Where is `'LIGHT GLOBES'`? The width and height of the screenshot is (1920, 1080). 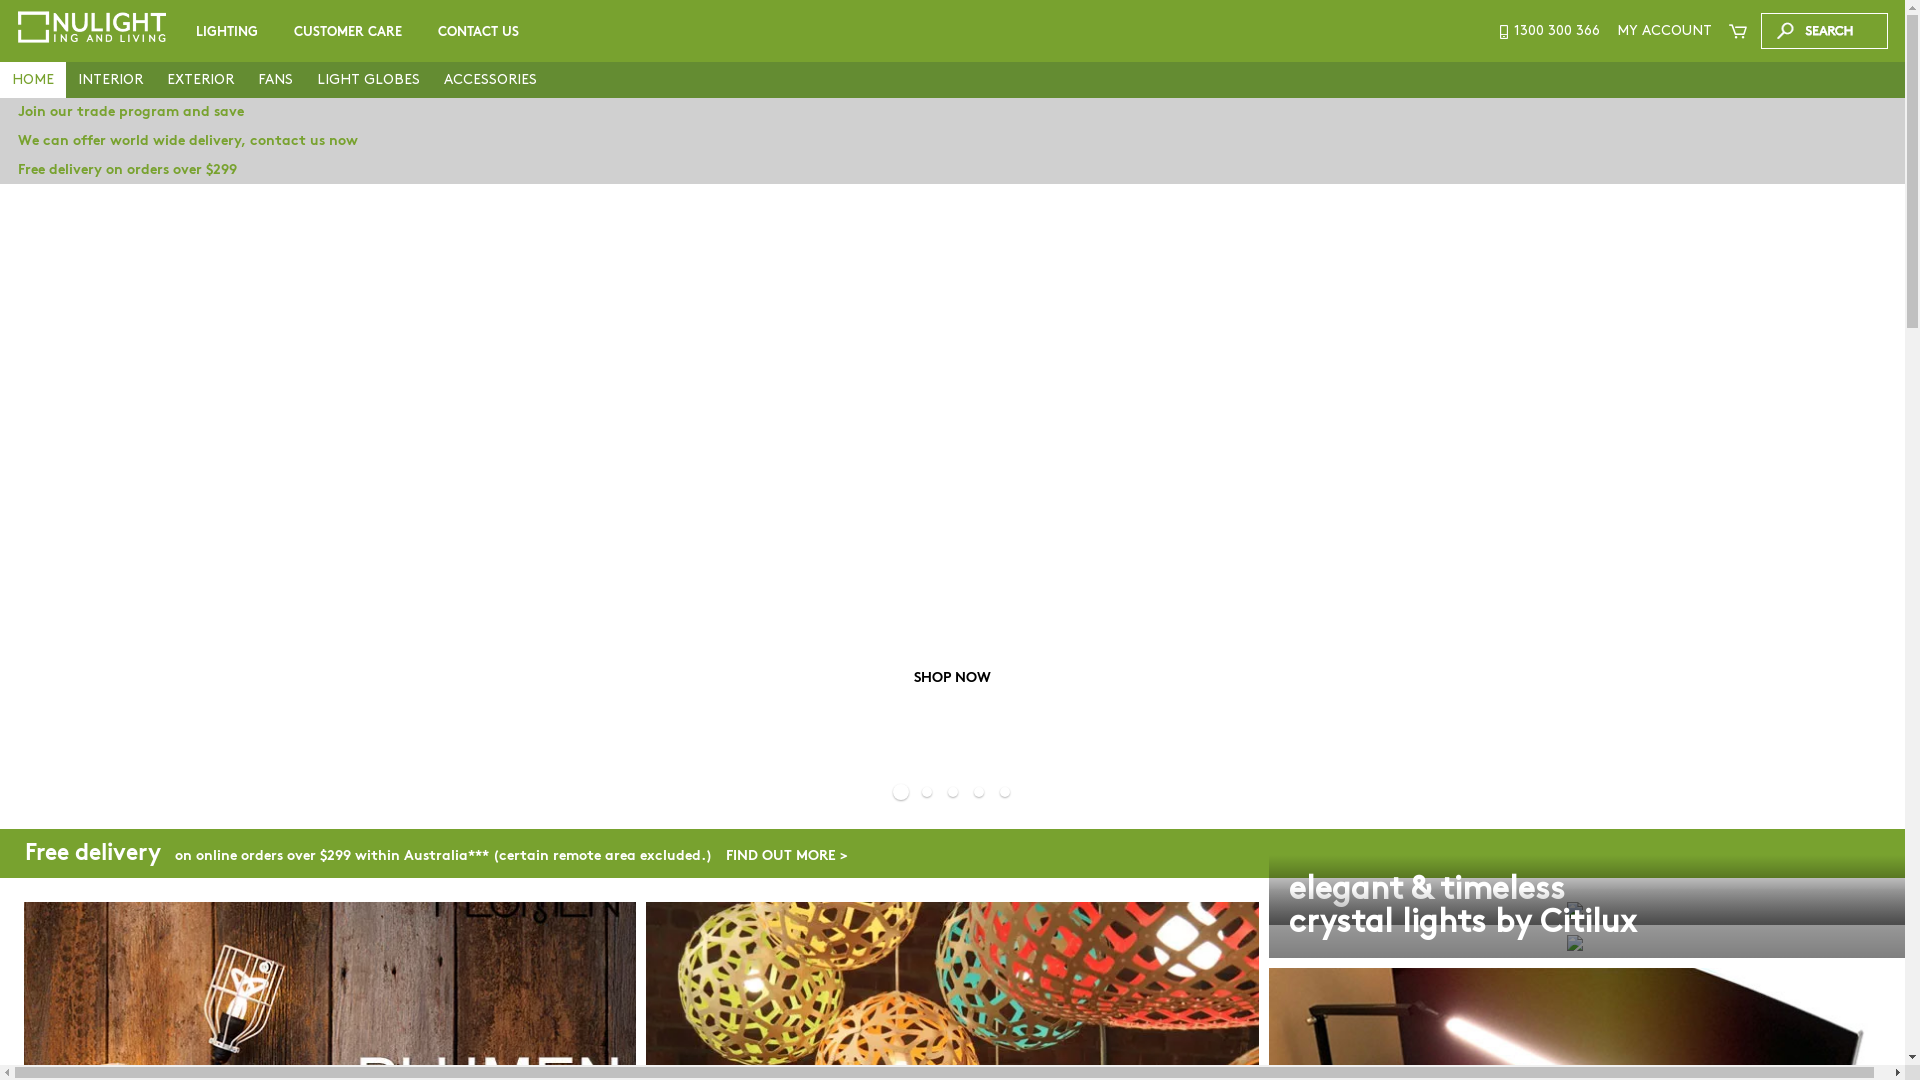 'LIGHT GLOBES' is located at coordinates (368, 79).